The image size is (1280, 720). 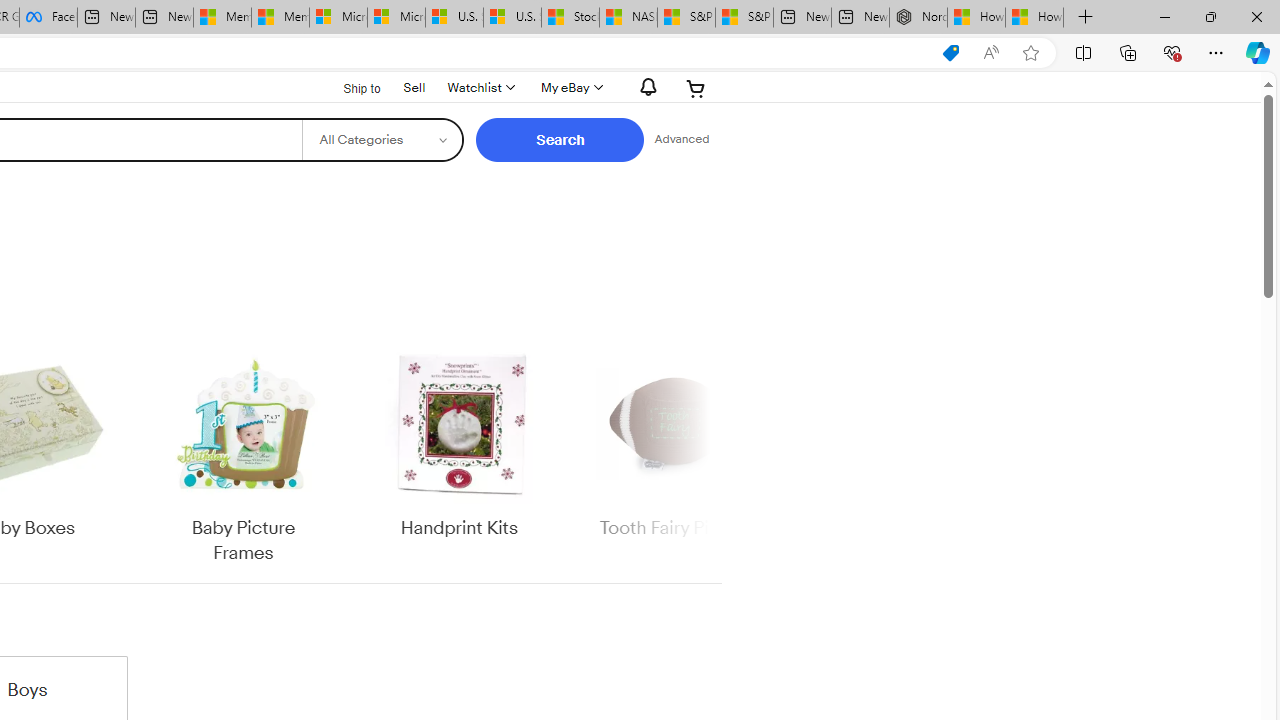 What do you see at coordinates (48, 17) in the screenshot?
I see `'Facebook'` at bounding box center [48, 17].